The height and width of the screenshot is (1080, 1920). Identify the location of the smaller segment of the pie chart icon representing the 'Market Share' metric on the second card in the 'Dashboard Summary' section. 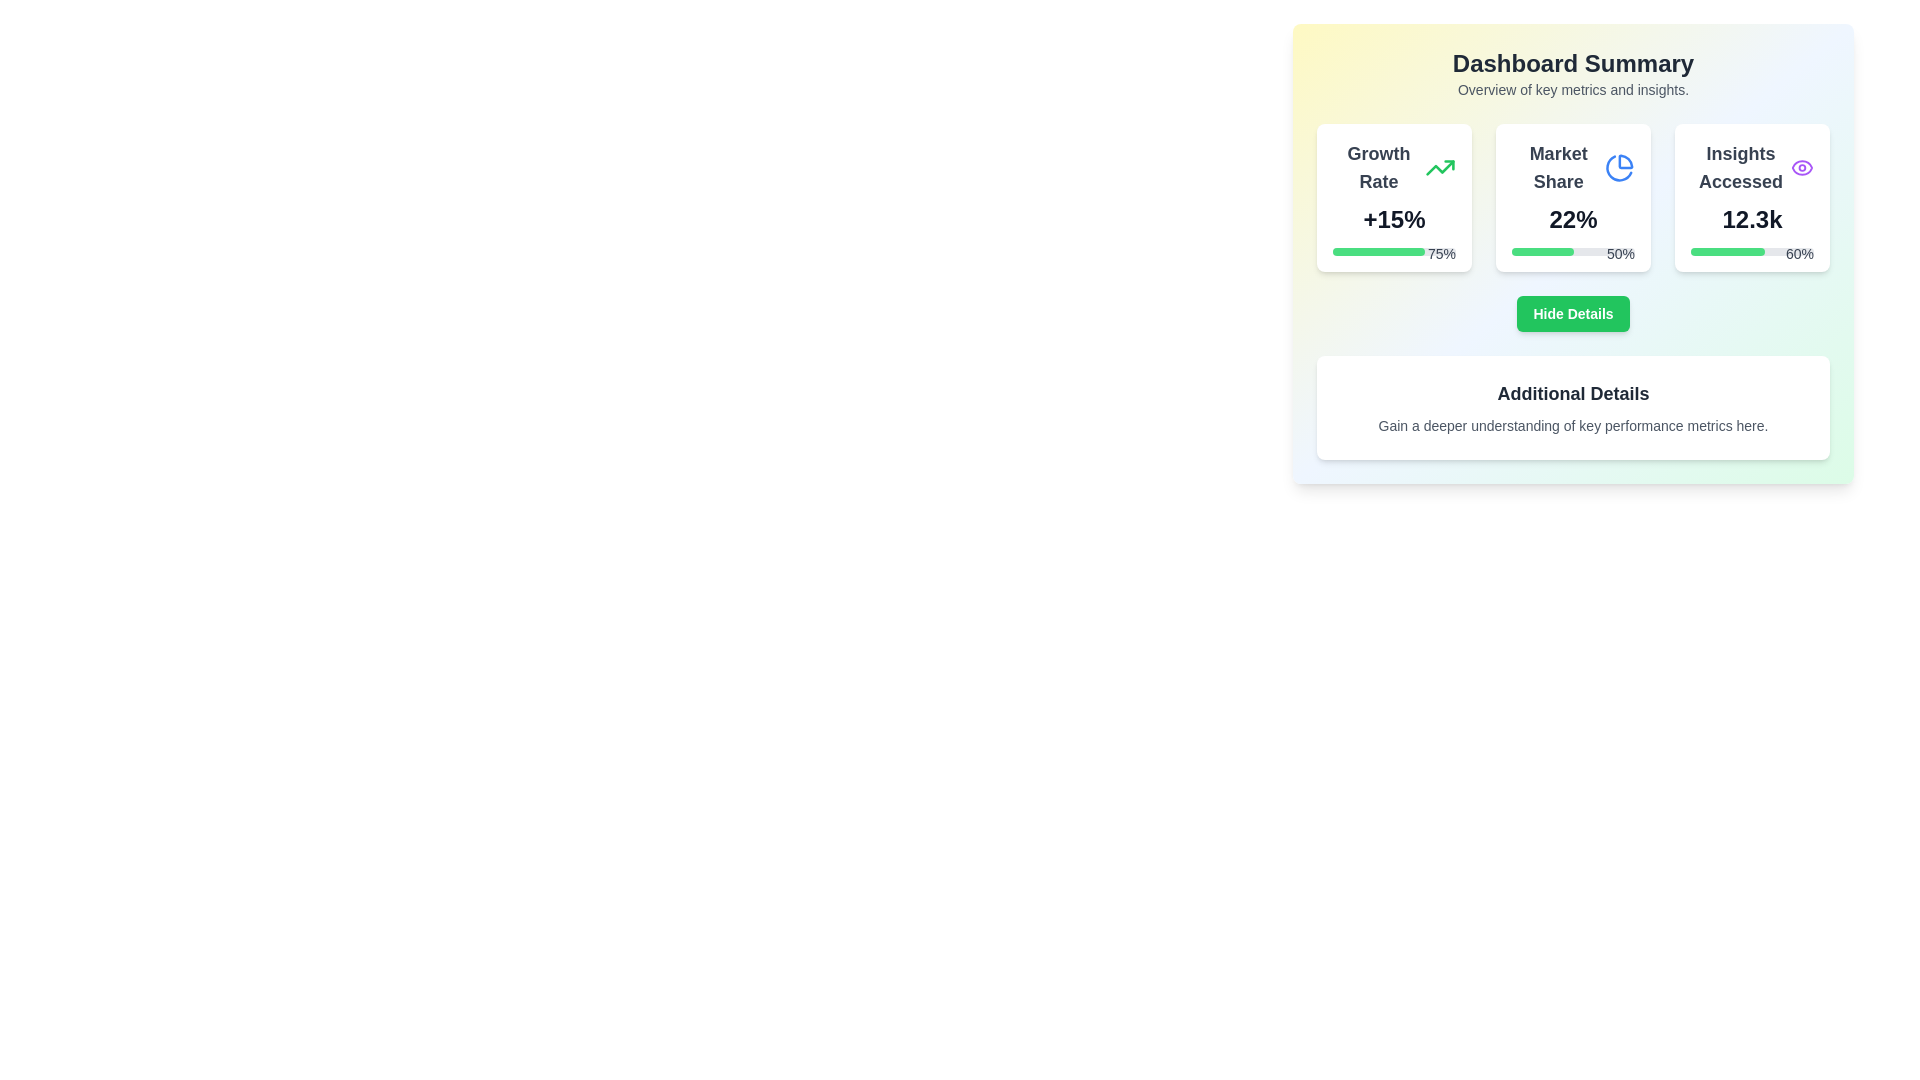
(1626, 160).